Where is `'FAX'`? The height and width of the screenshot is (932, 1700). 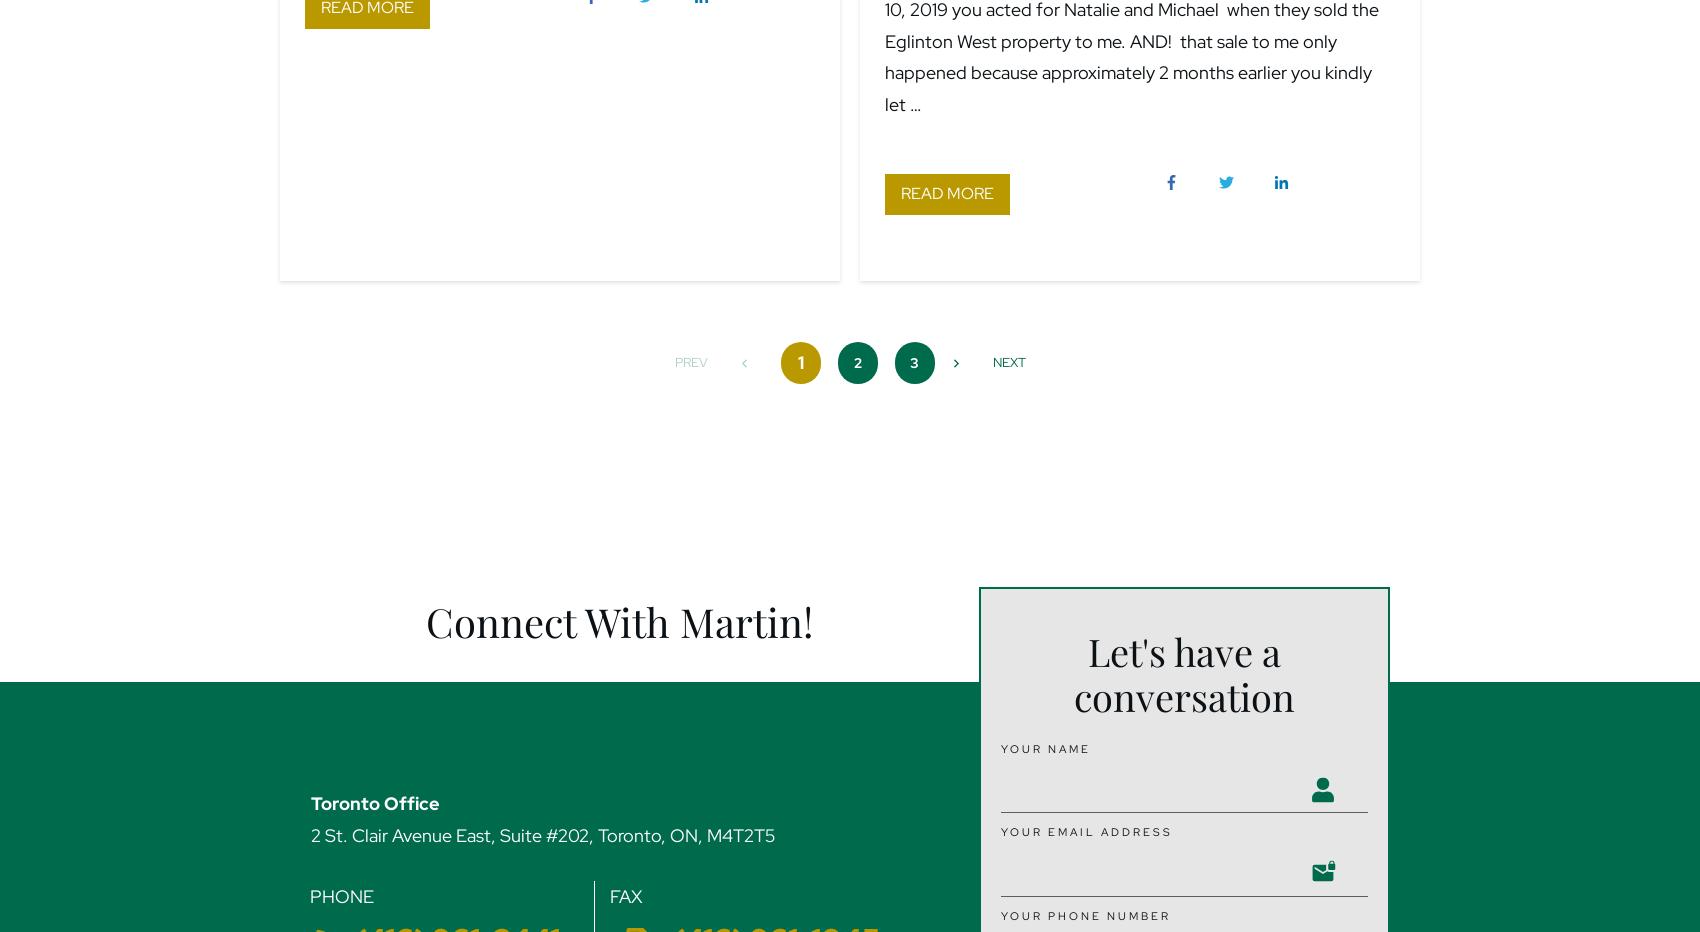 'FAX' is located at coordinates (623, 896).